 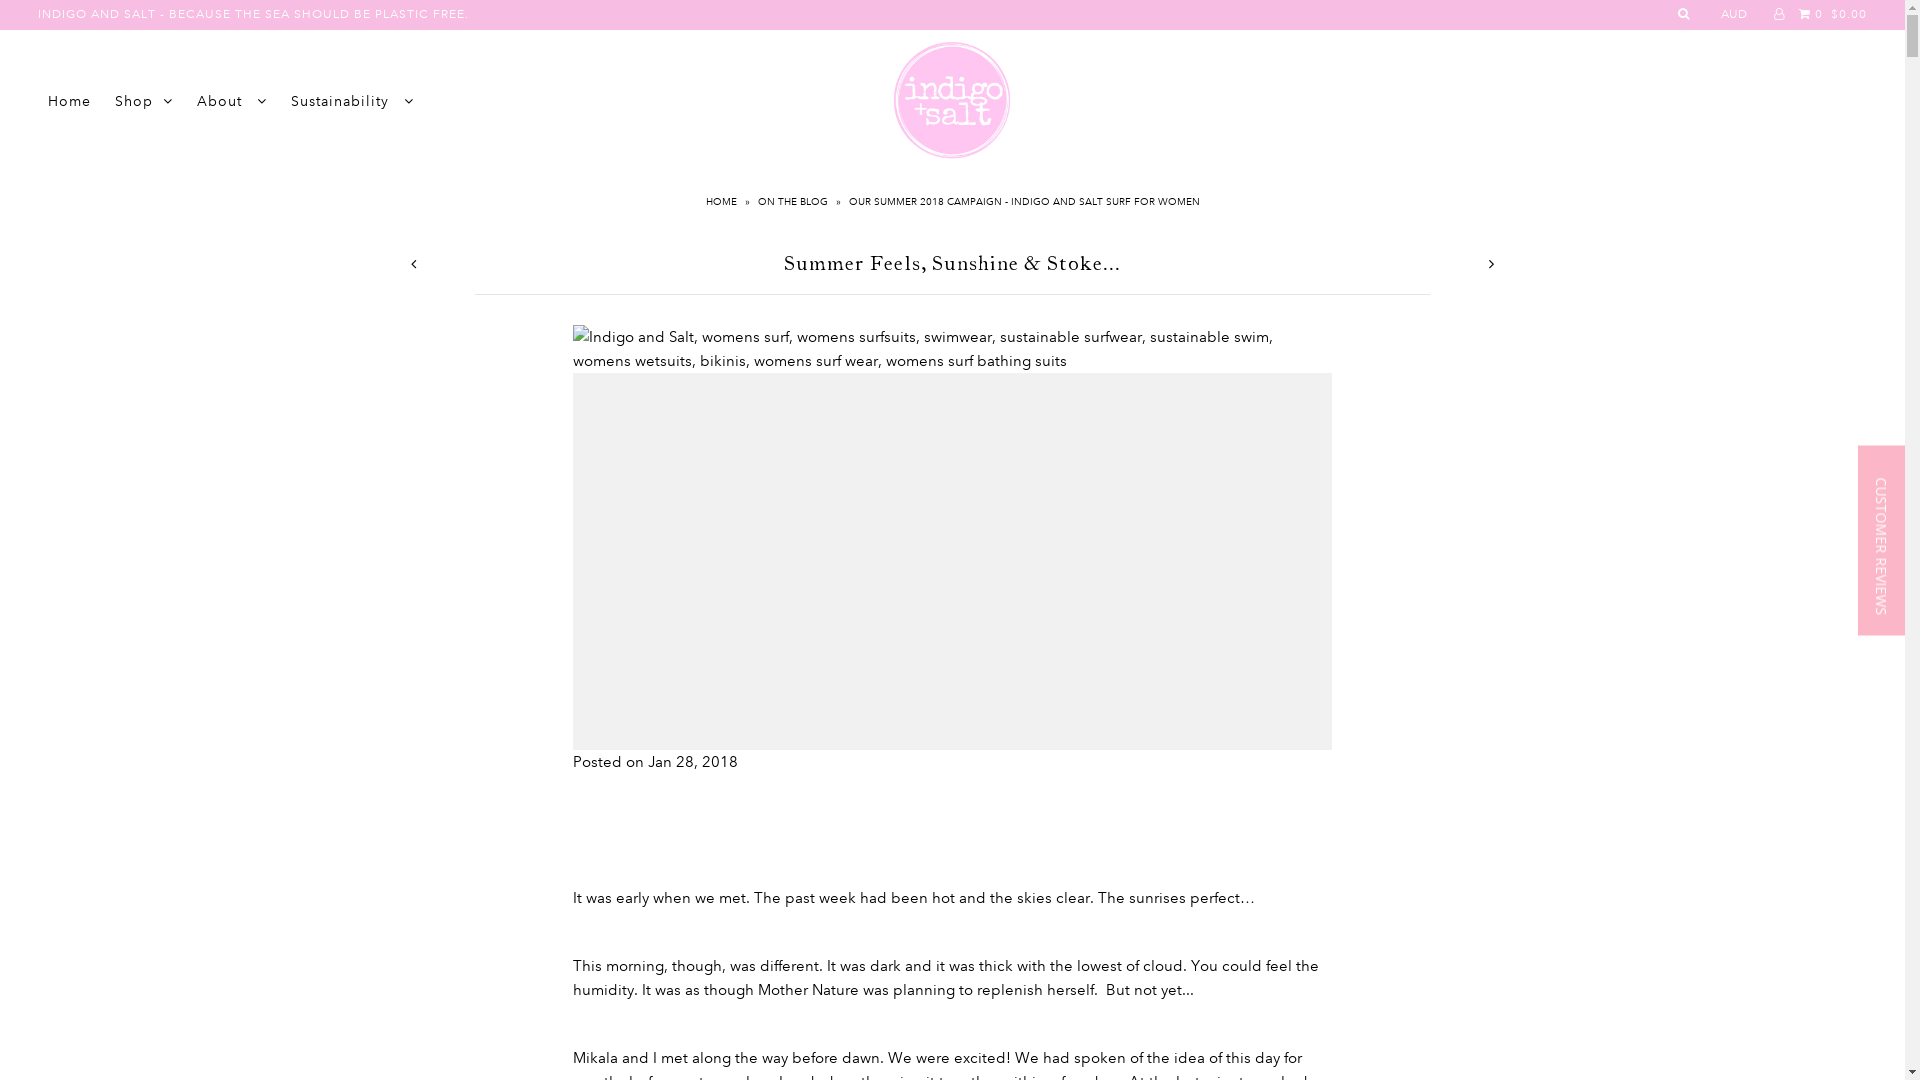 What do you see at coordinates (252, 14) in the screenshot?
I see `'INDIGO AND SALT - BECAUSE THE SEA SHOULD BE PLASTIC FREE.'` at bounding box center [252, 14].